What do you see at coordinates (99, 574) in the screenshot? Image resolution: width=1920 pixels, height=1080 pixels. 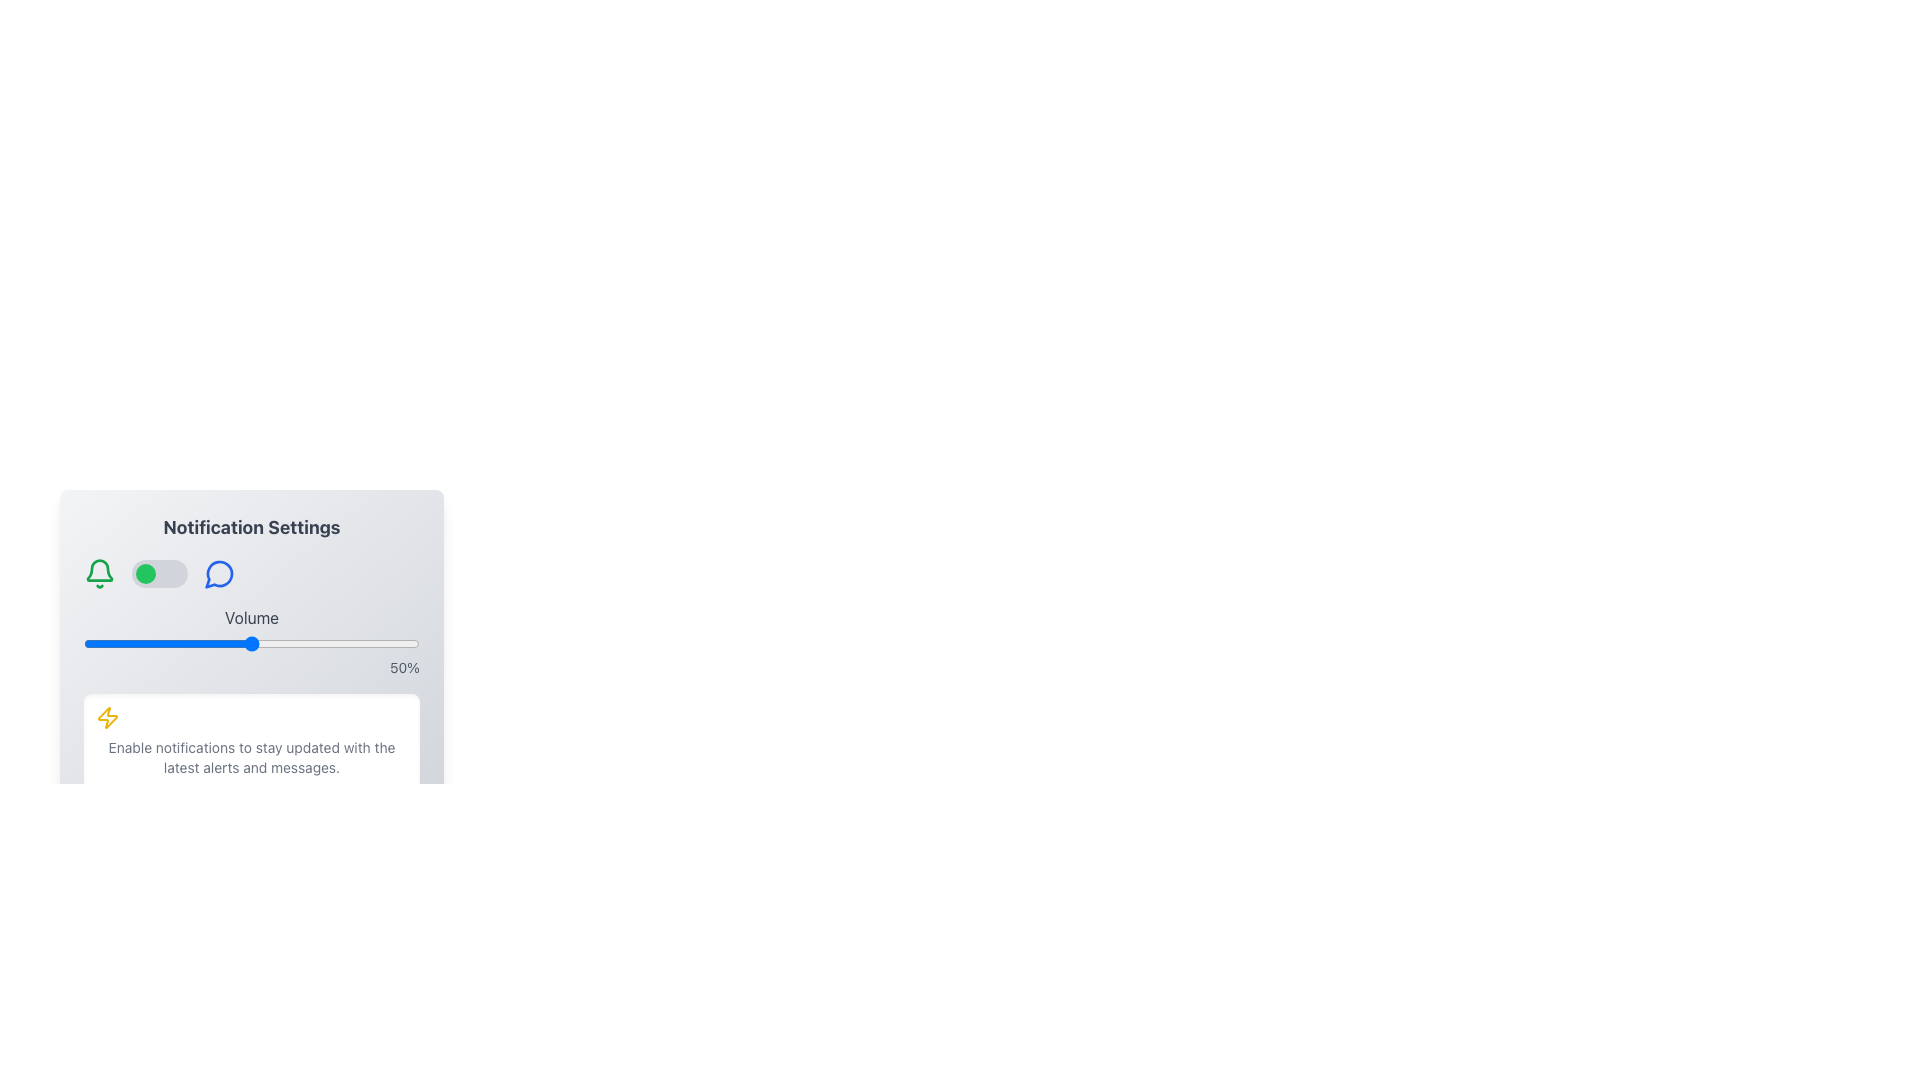 I see `the green bell-shaped icon for visual inspection in the notification settings interface` at bounding box center [99, 574].